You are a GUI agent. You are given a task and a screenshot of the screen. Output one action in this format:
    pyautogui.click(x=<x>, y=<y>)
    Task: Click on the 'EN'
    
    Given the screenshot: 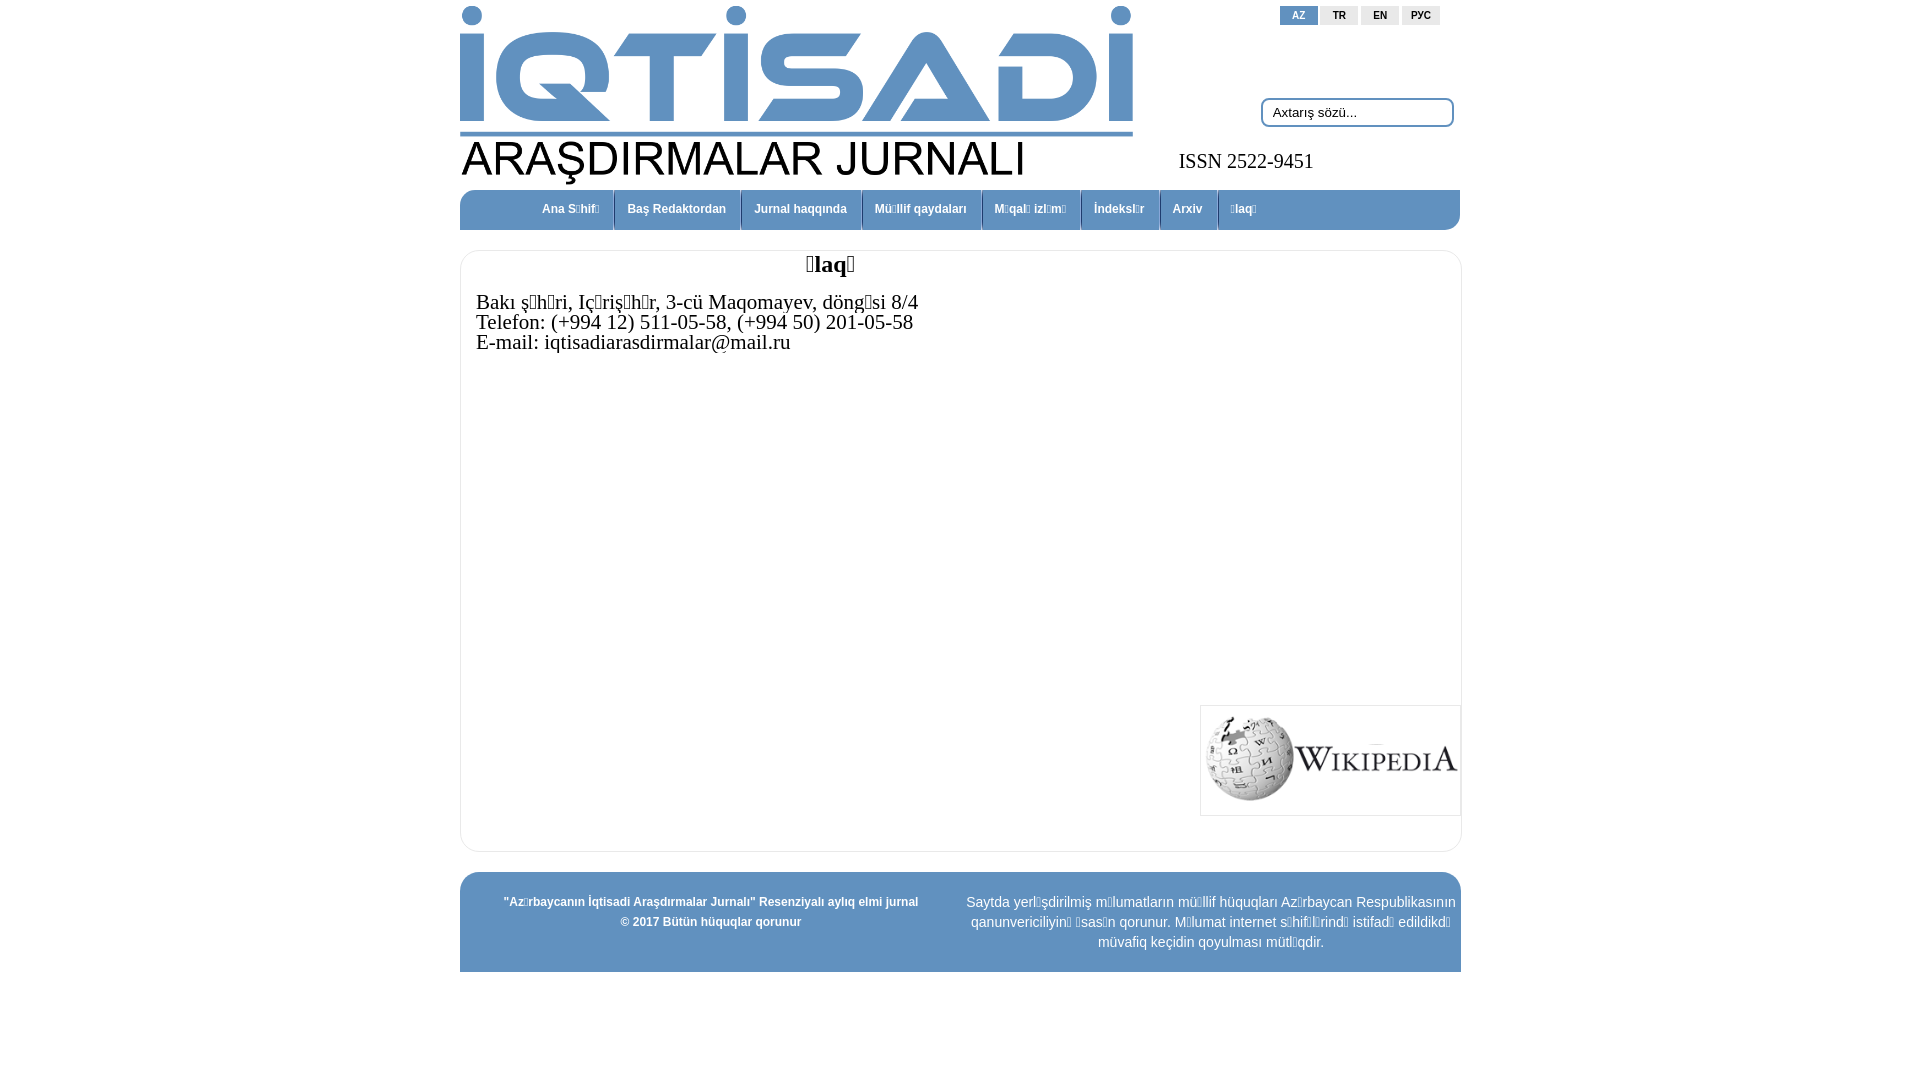 What is the action you would take?
    pyautogui.click(x=1379, y=15)
    